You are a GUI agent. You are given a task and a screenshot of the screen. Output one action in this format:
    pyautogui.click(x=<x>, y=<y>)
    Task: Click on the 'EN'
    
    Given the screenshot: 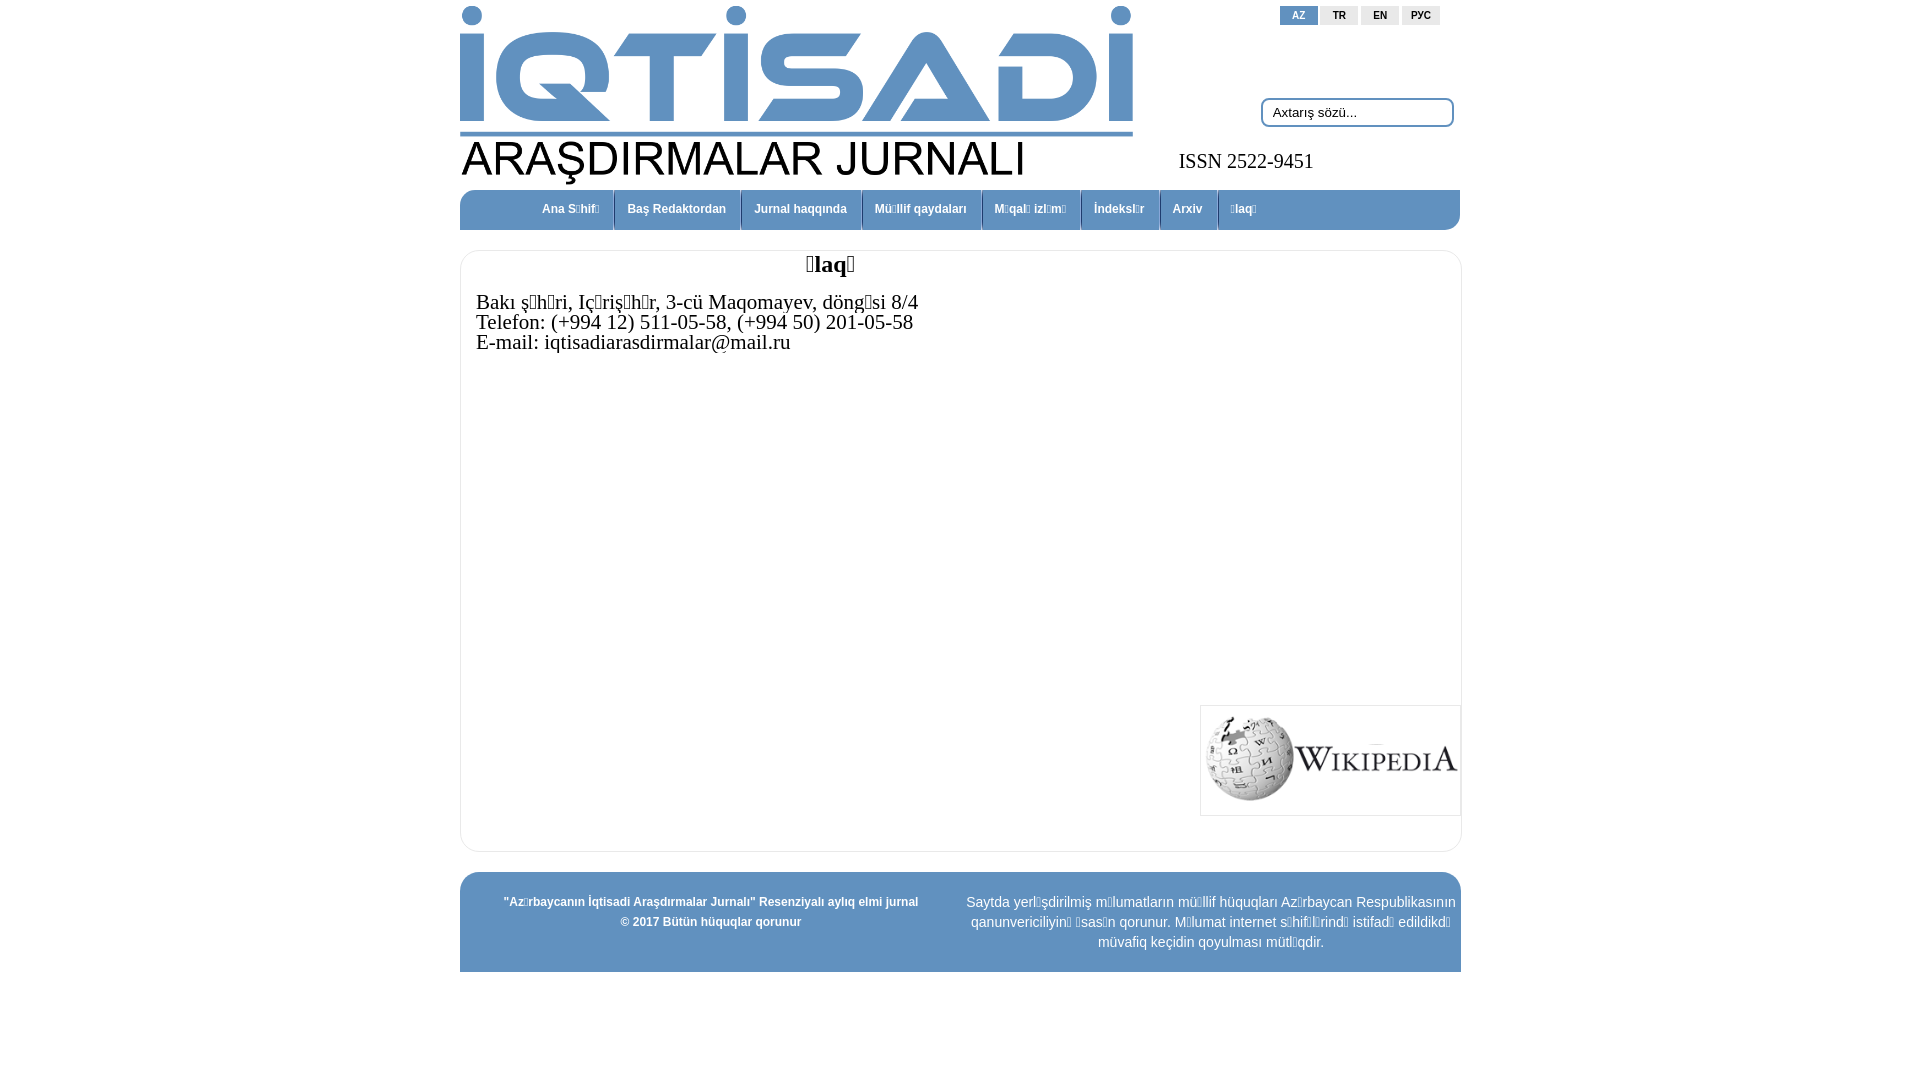 What is the action you would take?
    pyautogui.click(x=1379, y=15)
    